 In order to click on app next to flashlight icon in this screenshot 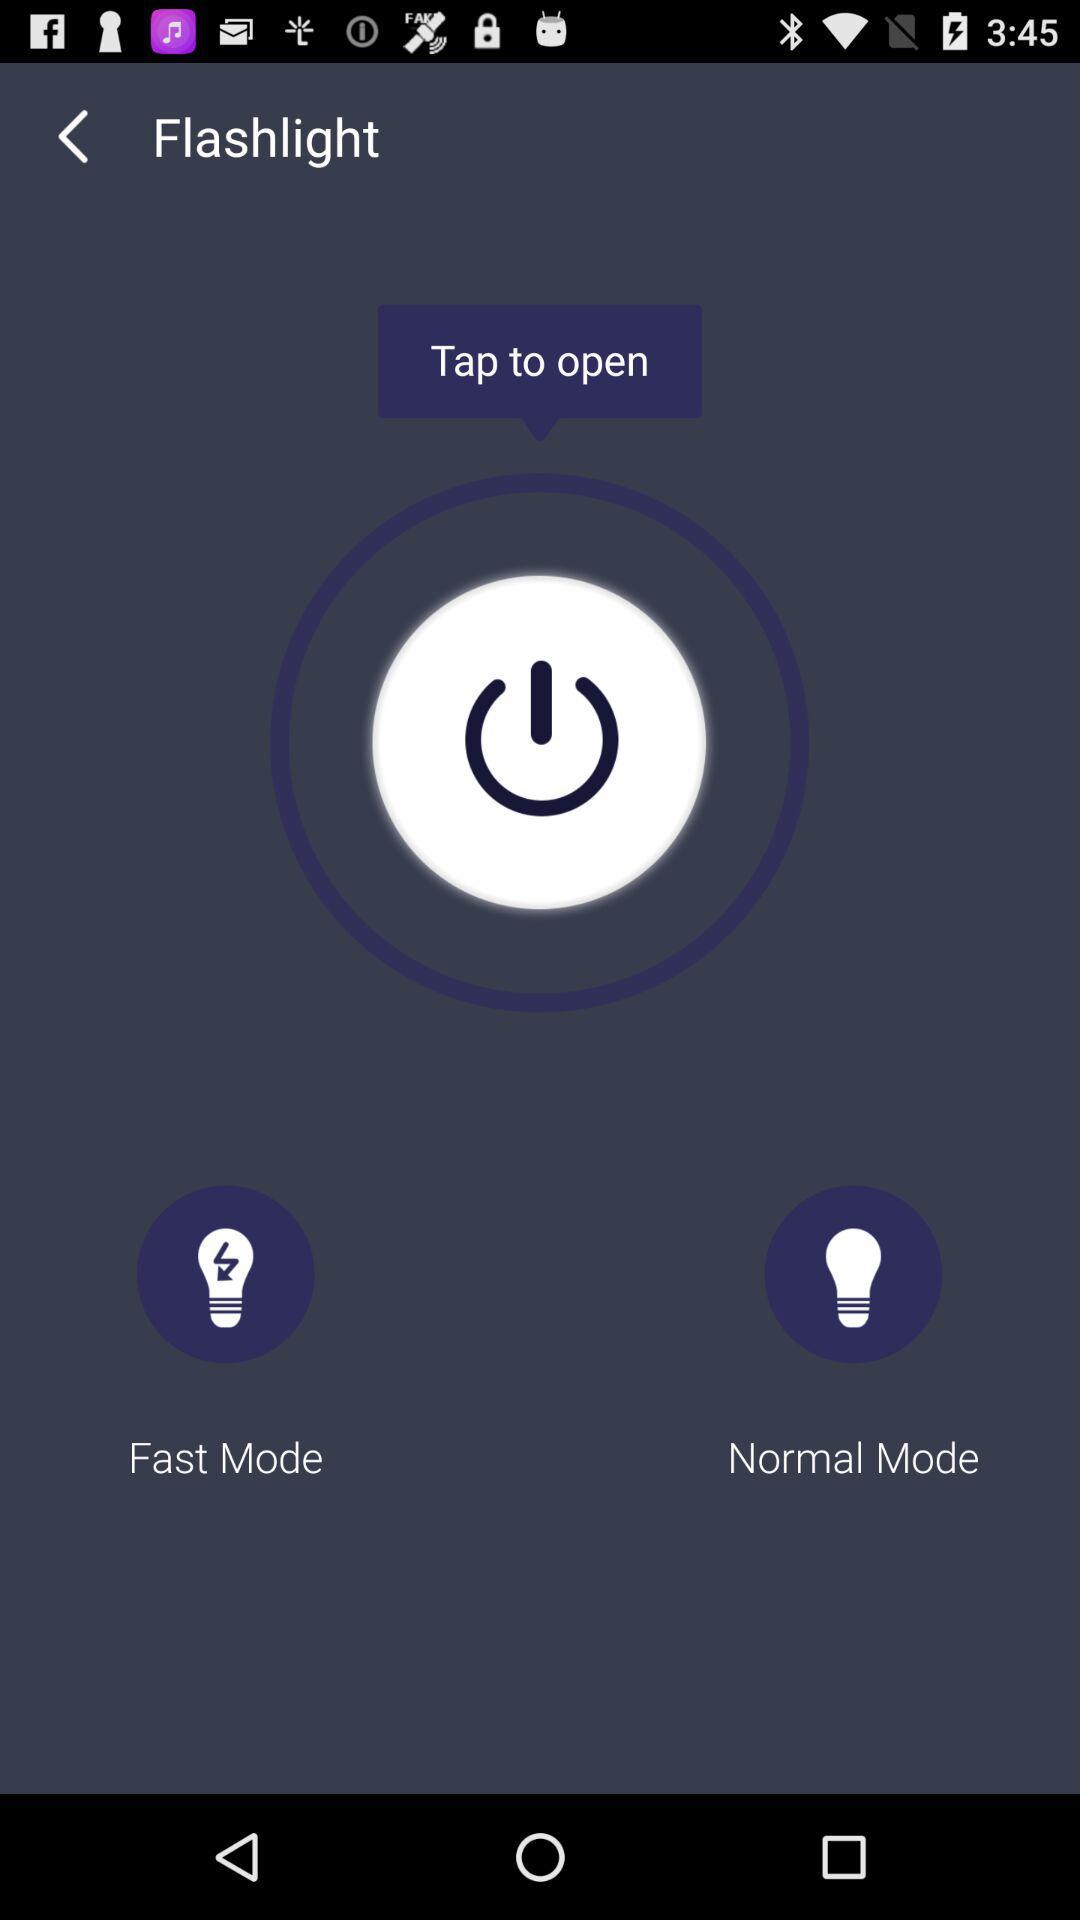, I will do `click(72, 135)`.